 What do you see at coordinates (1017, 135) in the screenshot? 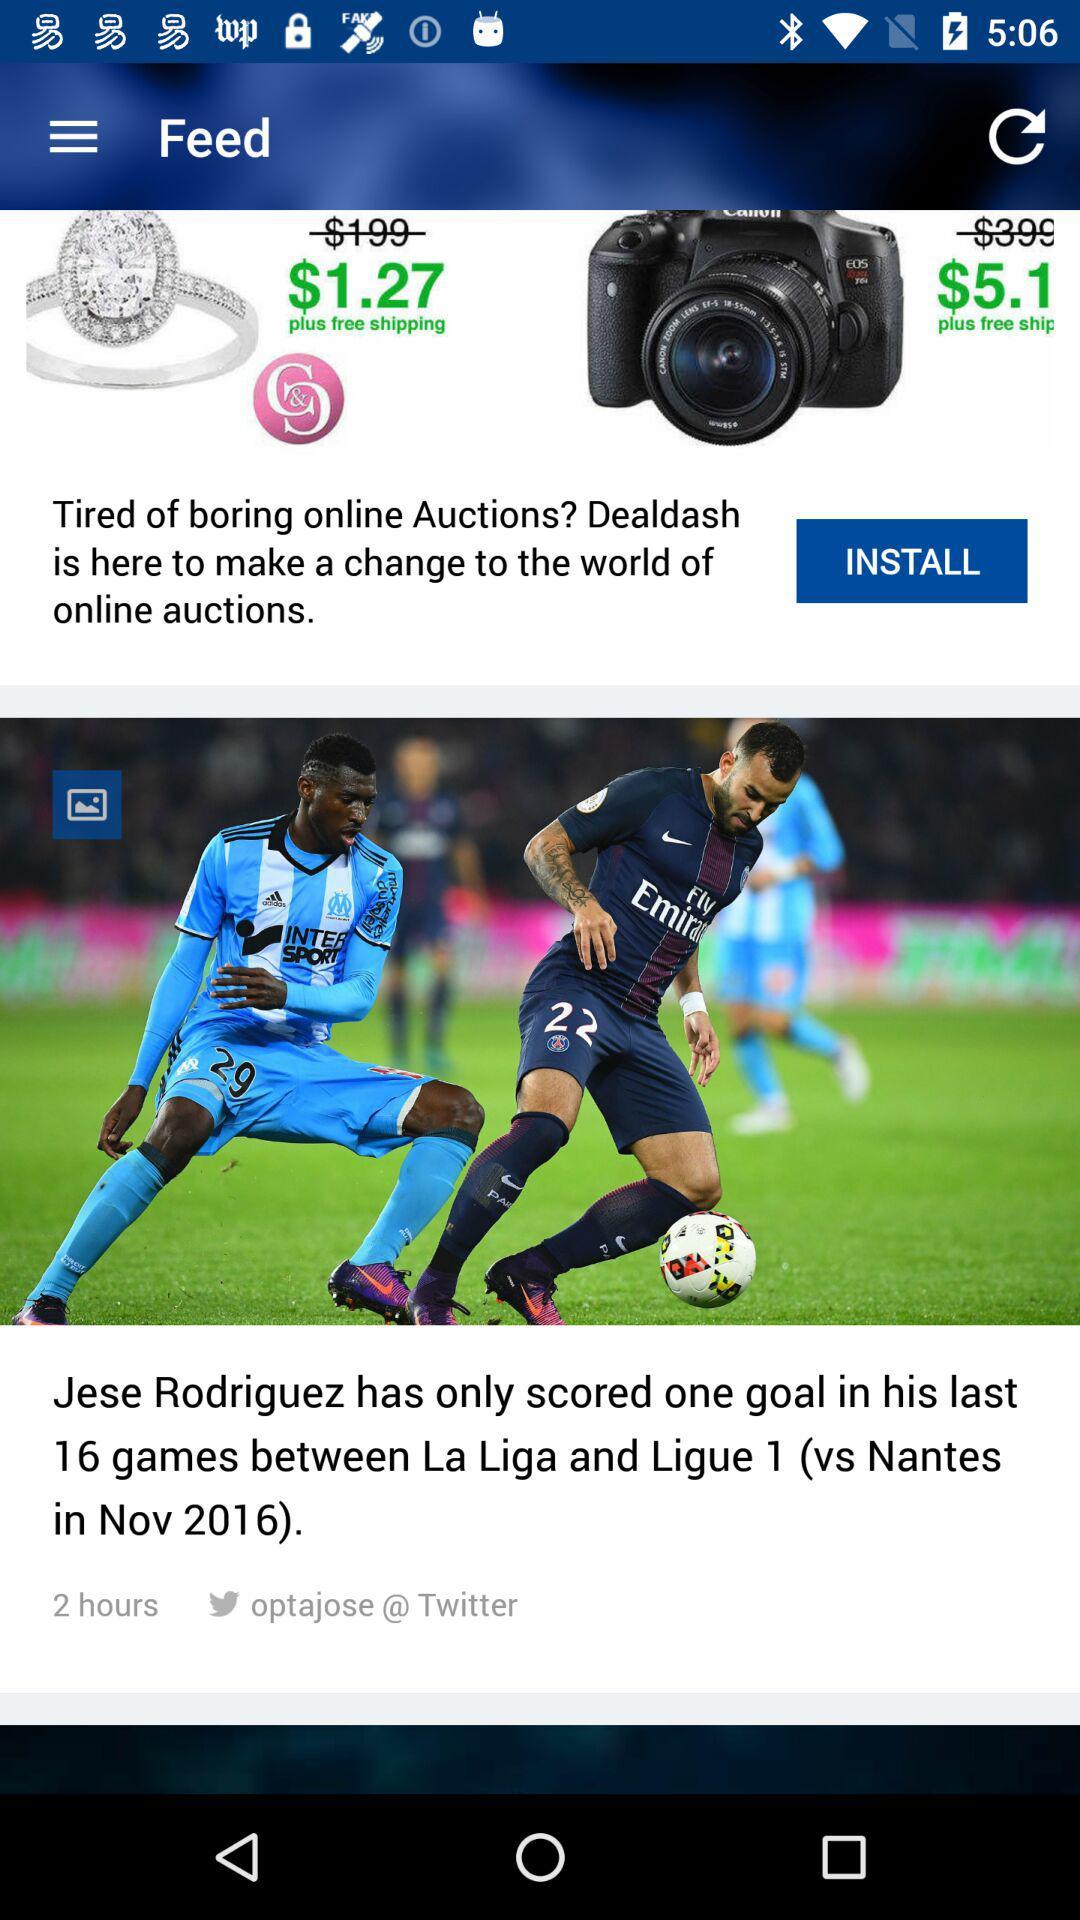
I see `item to the right of the feed item` at bounding box center [1017, 135].